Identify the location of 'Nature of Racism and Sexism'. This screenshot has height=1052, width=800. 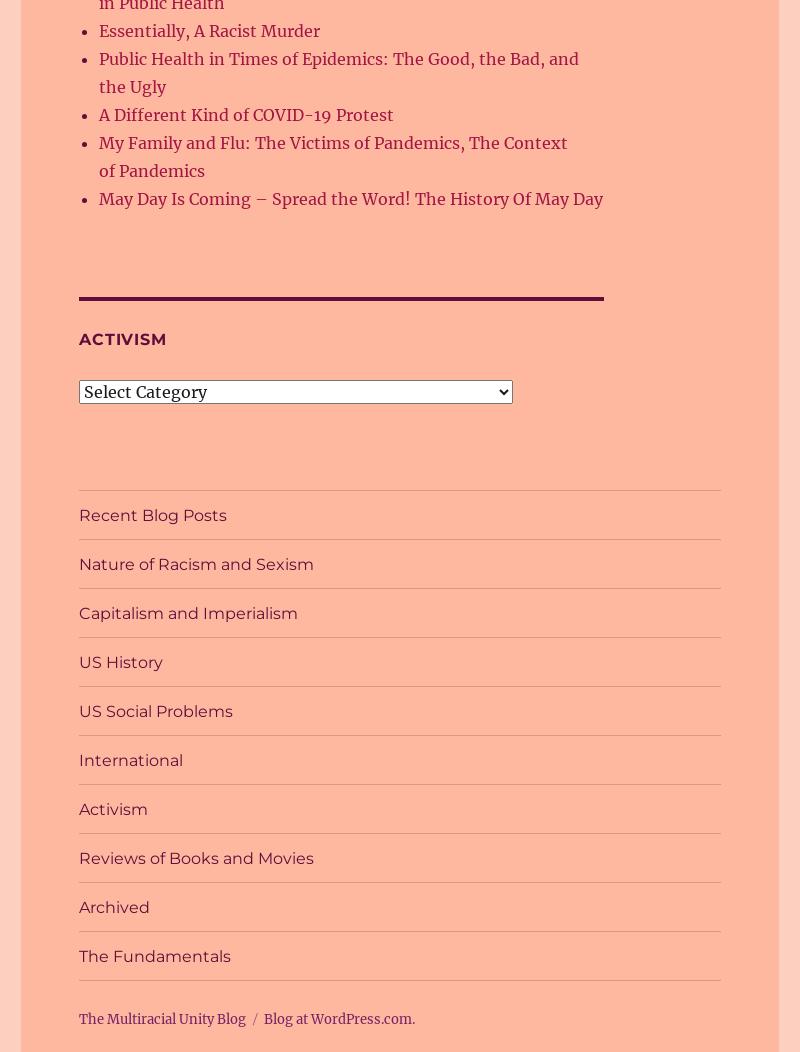
(195, 563).